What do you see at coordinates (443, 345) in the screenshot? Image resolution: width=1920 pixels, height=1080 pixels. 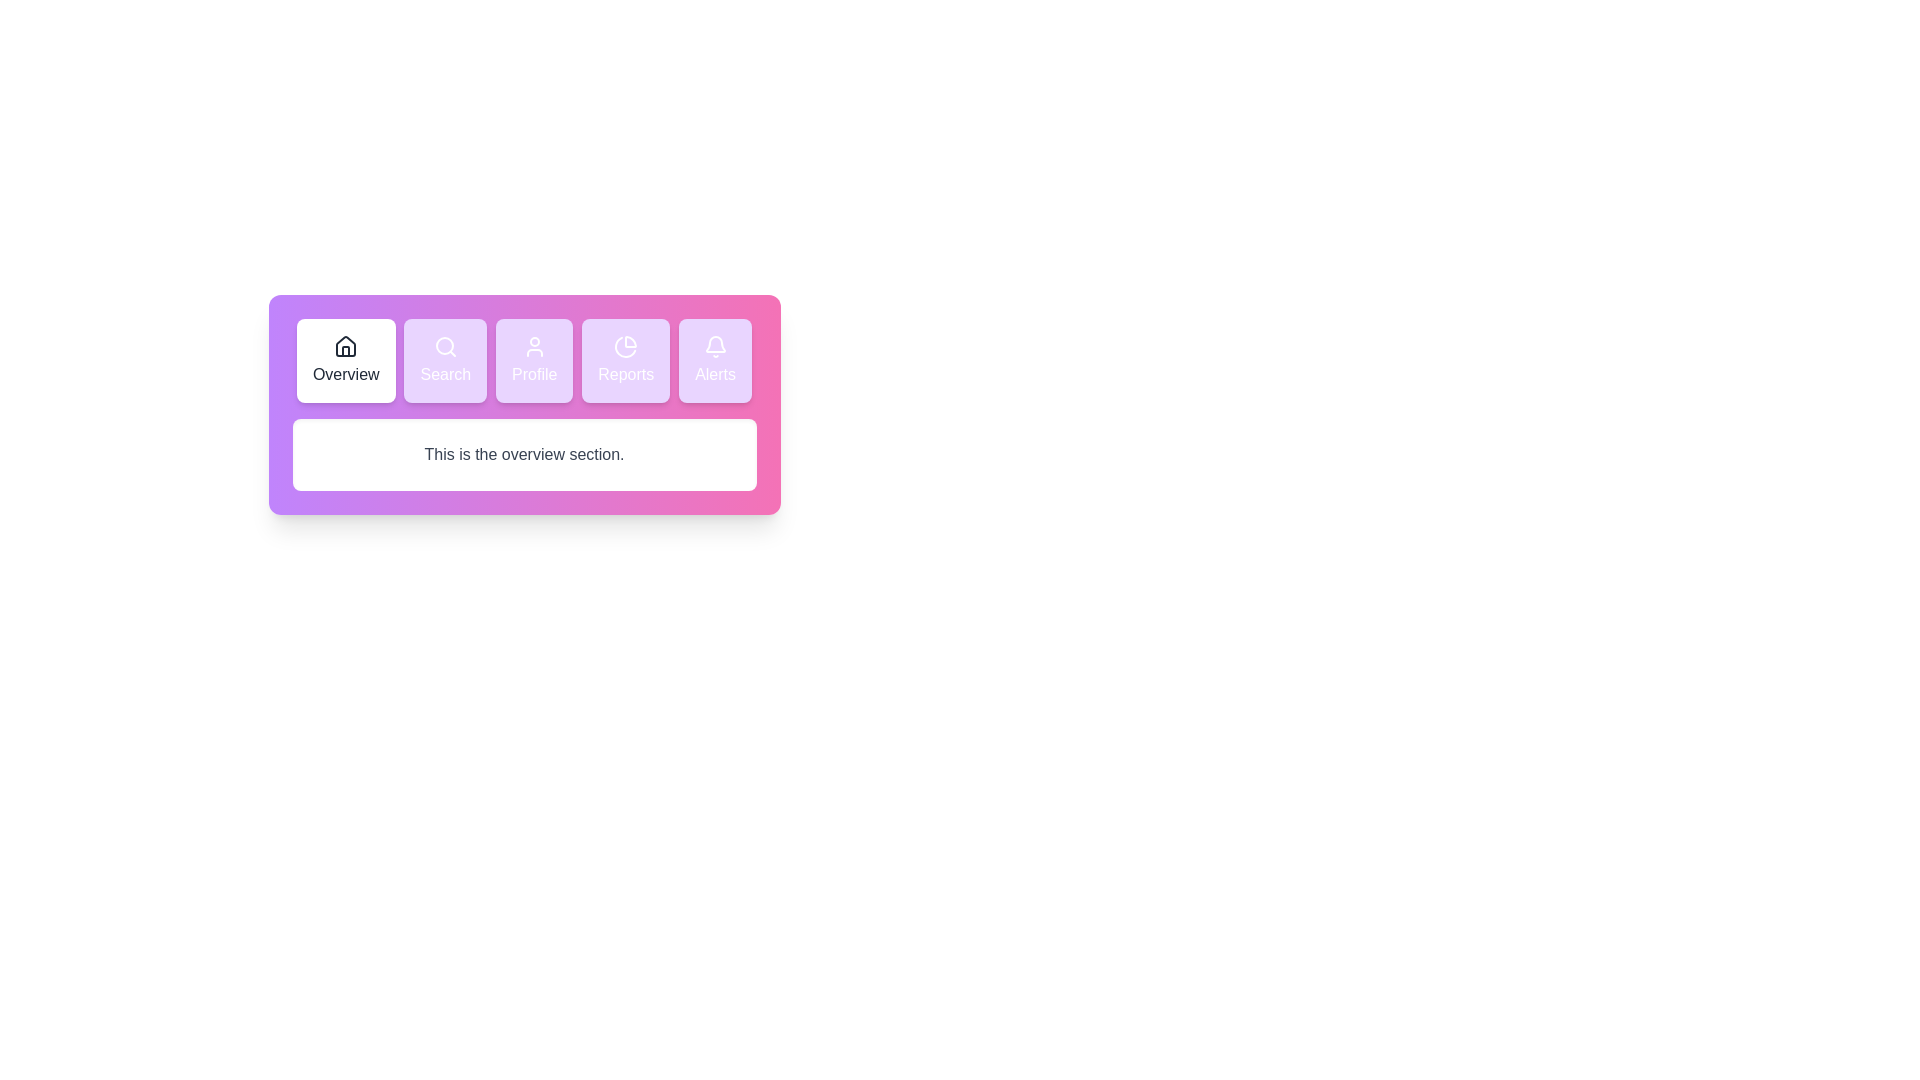 I see `the circular part of the 'Search' icon located in the second button from the left in the horizontal menu bar` at bounding box center [443, 345].